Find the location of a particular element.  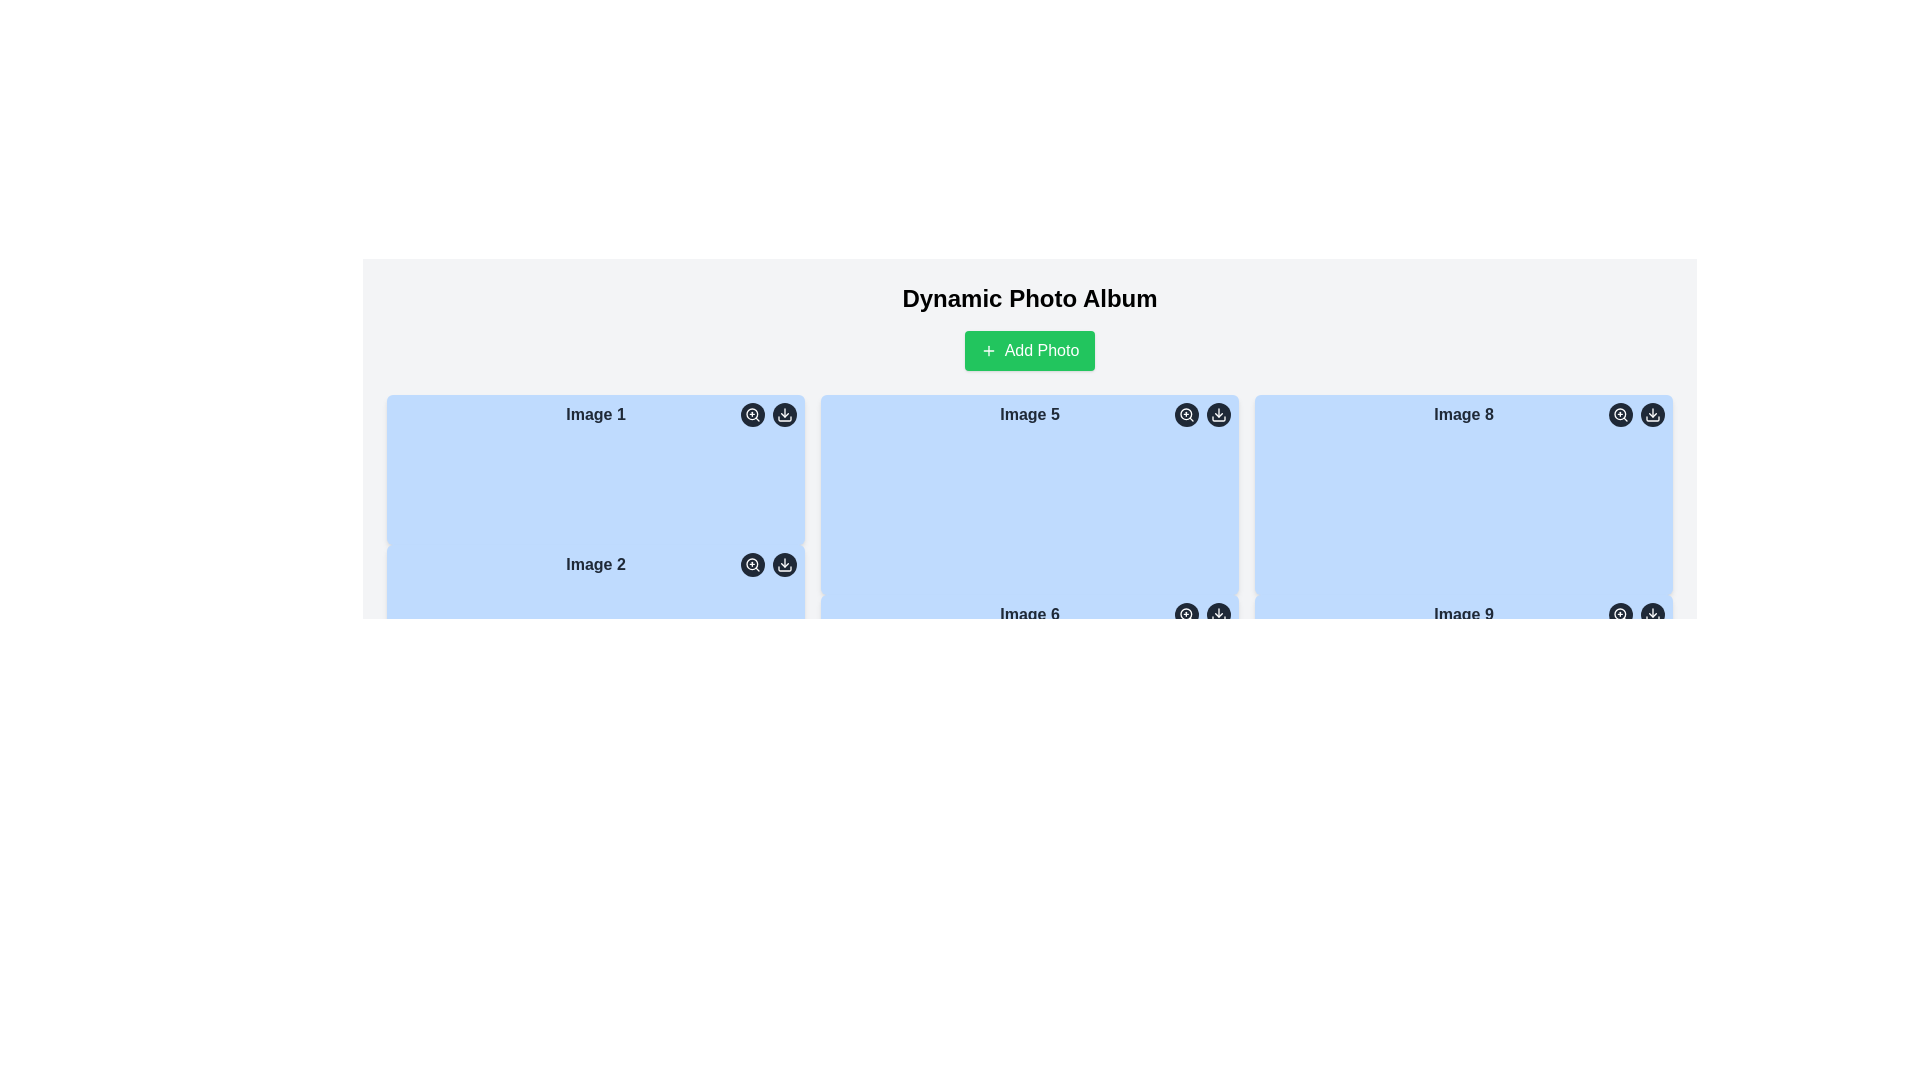

the circular gray download button located at the top-right corner of the 'Image 5' box, which is the second icon in the small icon group adjacent to that image, to download the image is located at coordinates (1218, 414).